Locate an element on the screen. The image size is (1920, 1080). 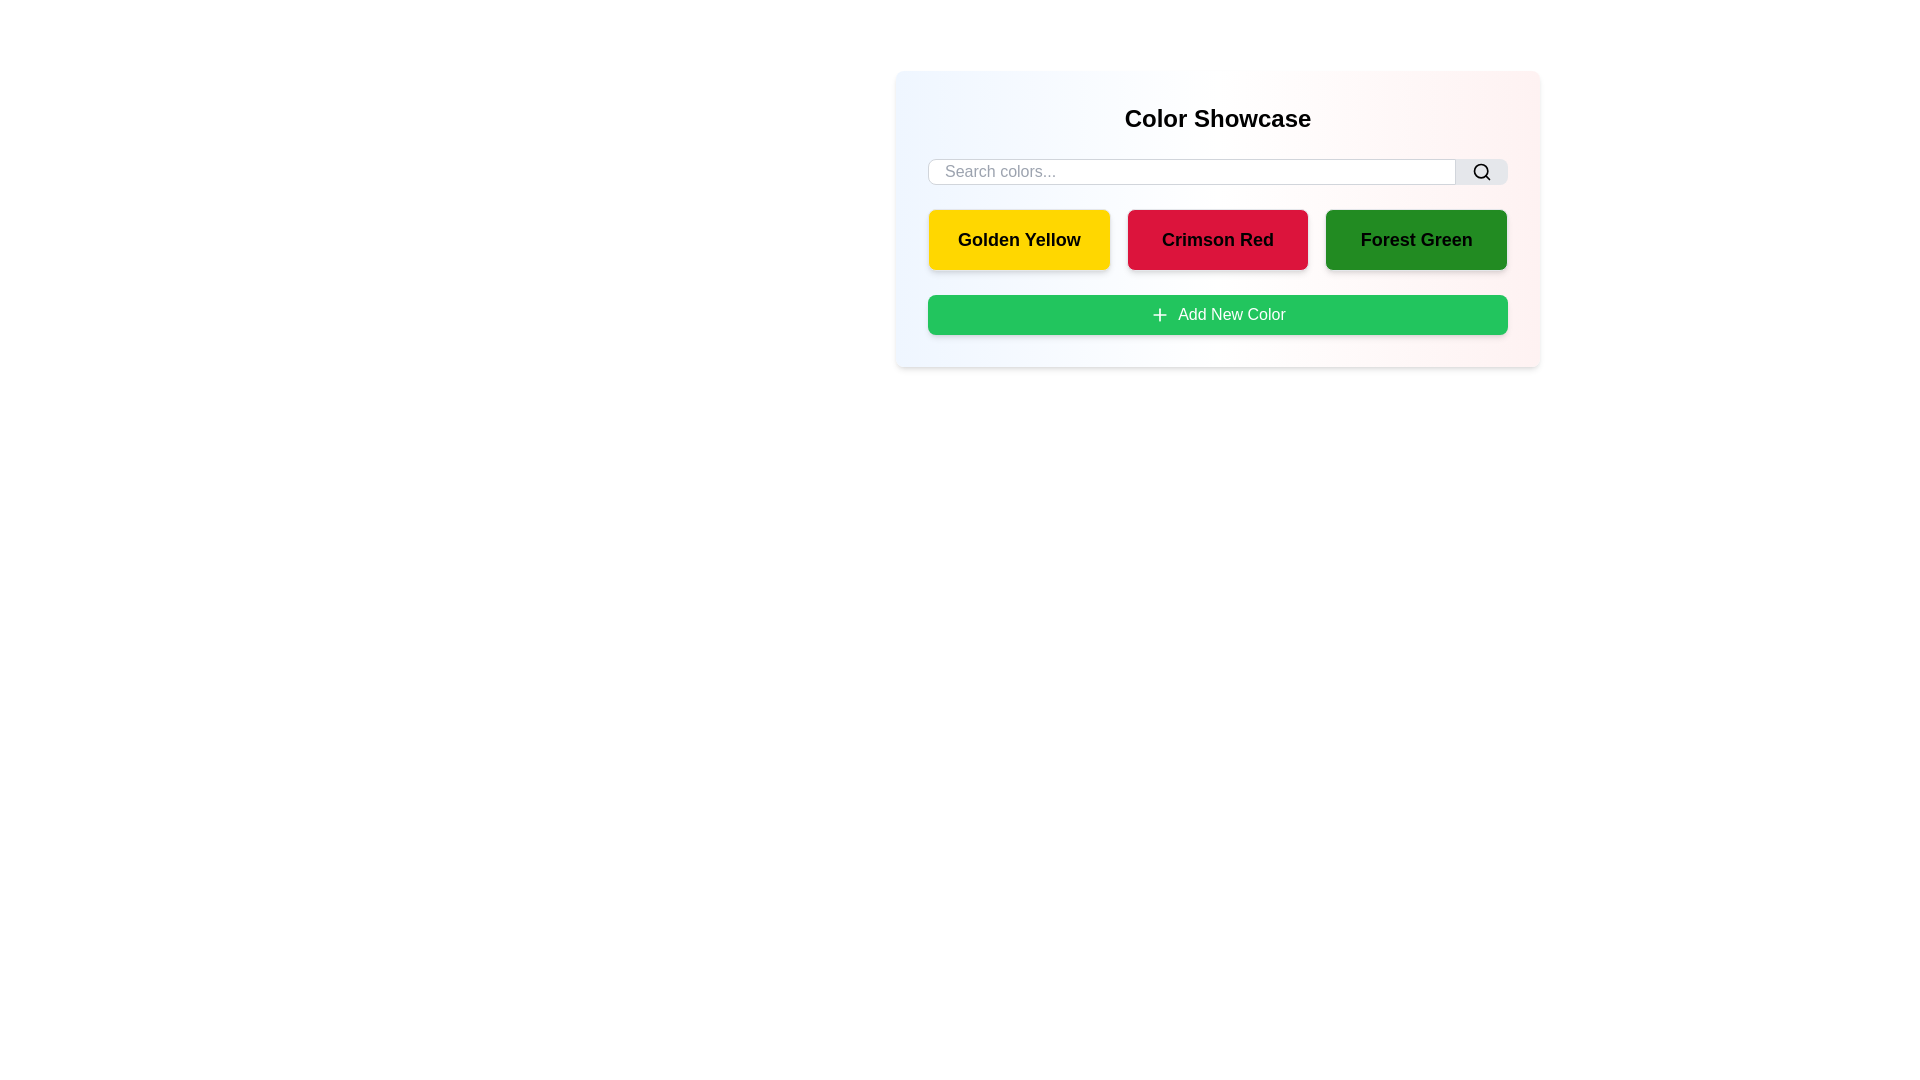
the static display block representing the color crimson red, which is centrally located in the row of a grid layout, flanked by 'Golden Yellow' and 'Forest Green' is located at coordinates (1217, 238).